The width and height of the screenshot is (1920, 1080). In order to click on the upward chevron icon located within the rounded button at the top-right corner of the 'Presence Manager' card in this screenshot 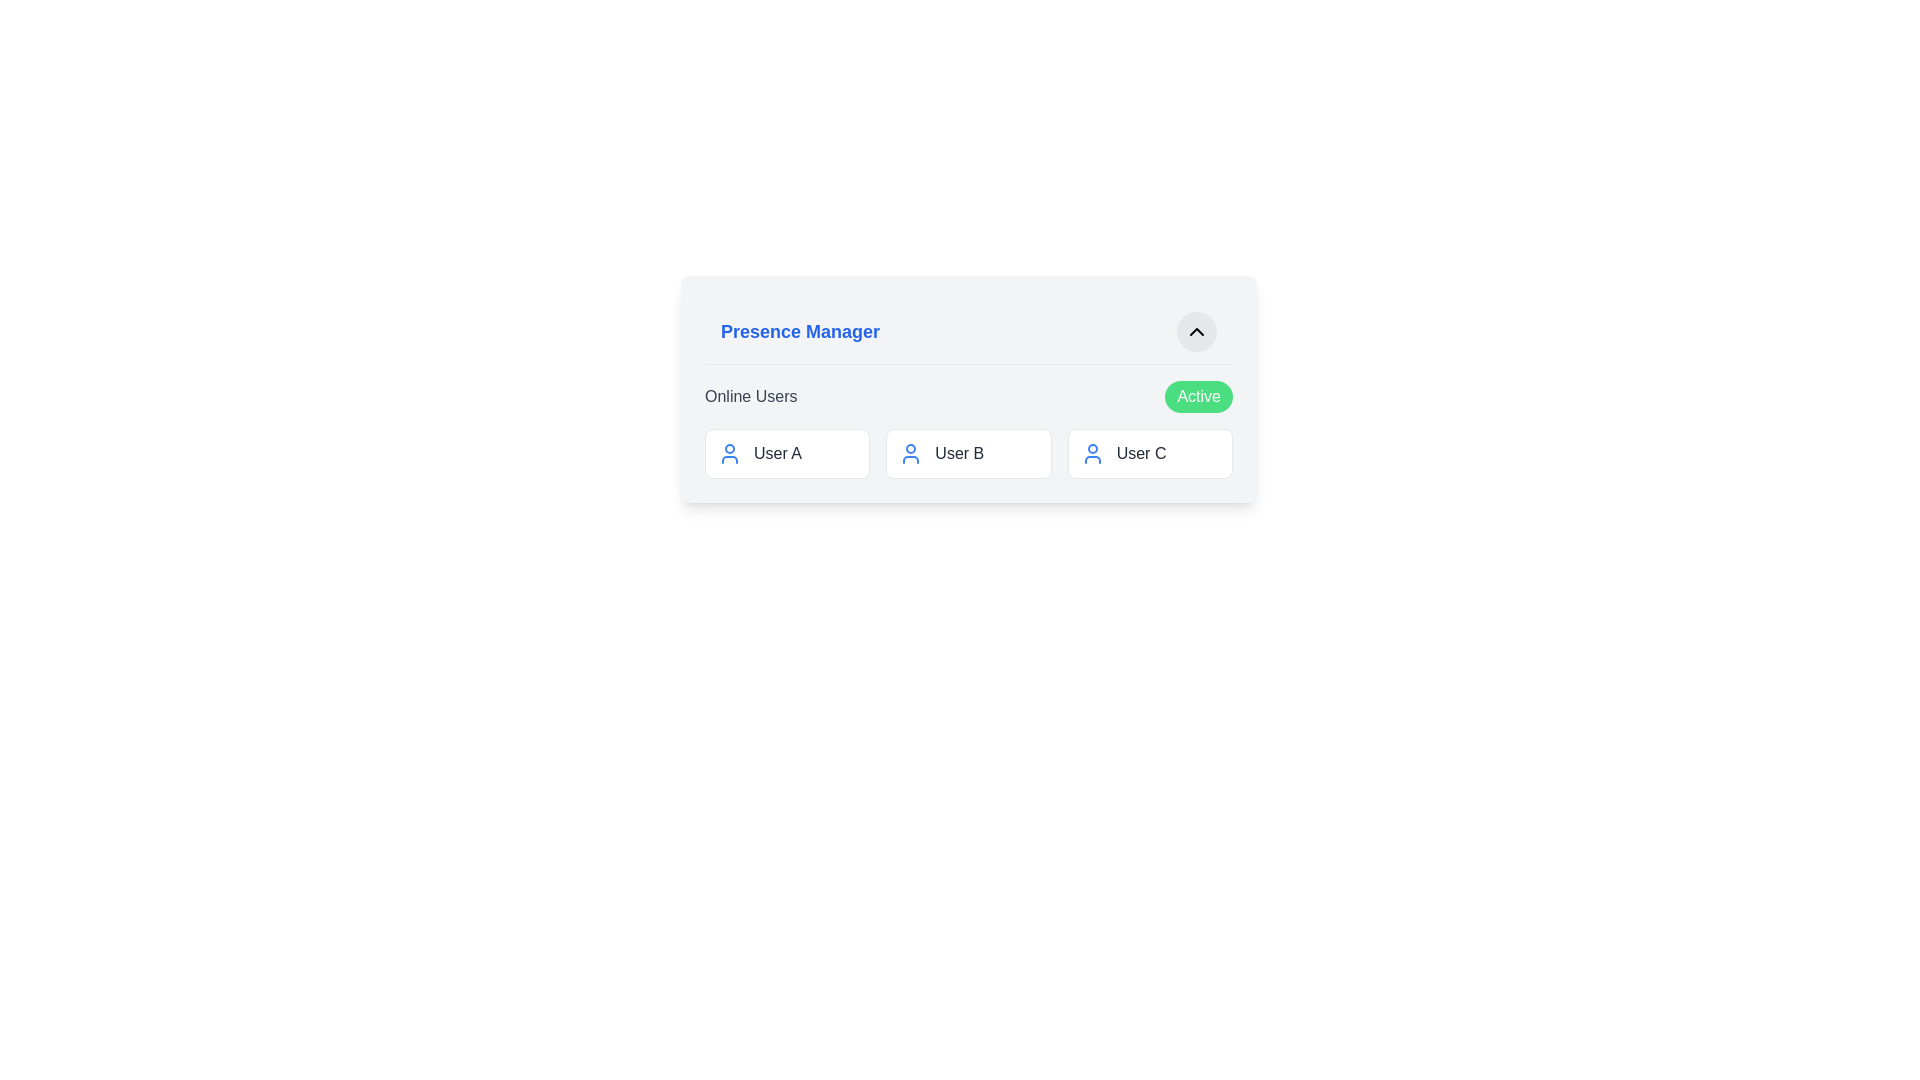, I will do `click(1196, 330)`.